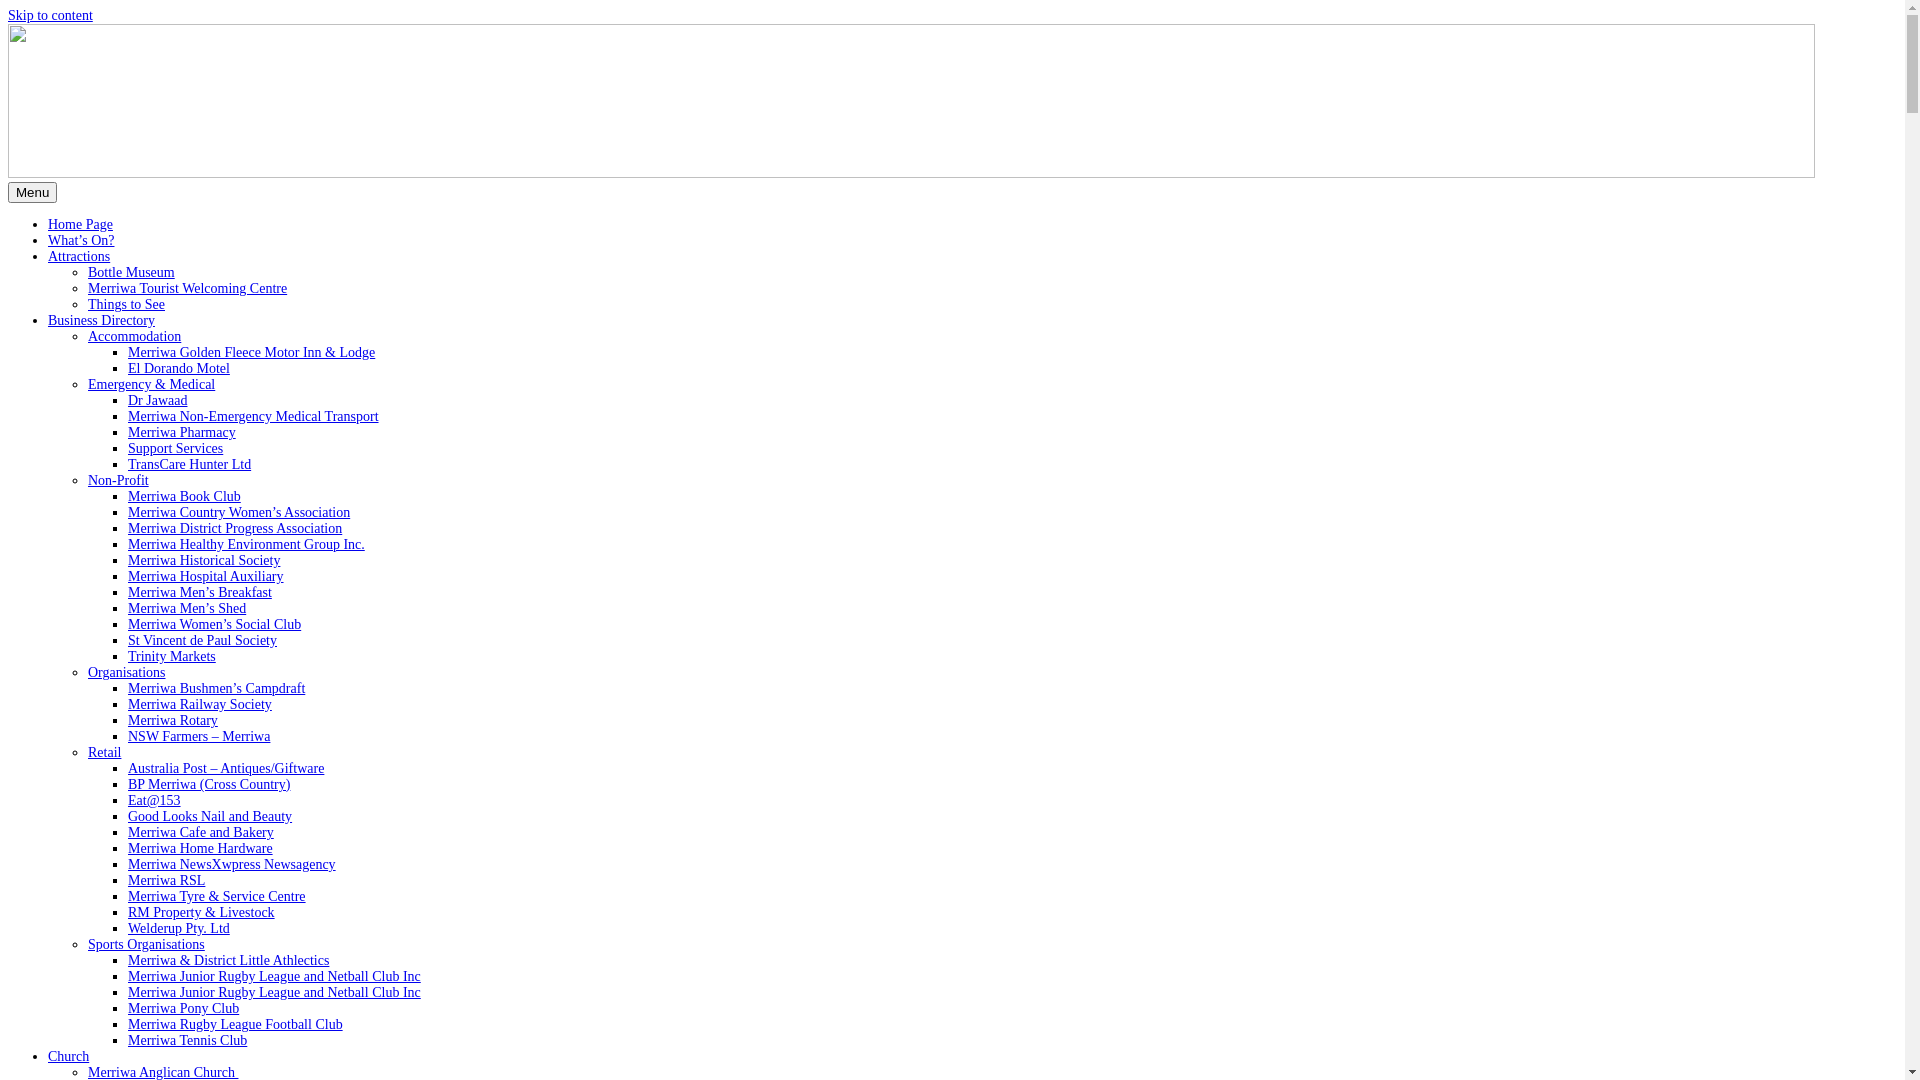 The image size is (1920, 1080). I want to click on 'Merriwa Non-Emergency Medical Transport', so click(252, 415).